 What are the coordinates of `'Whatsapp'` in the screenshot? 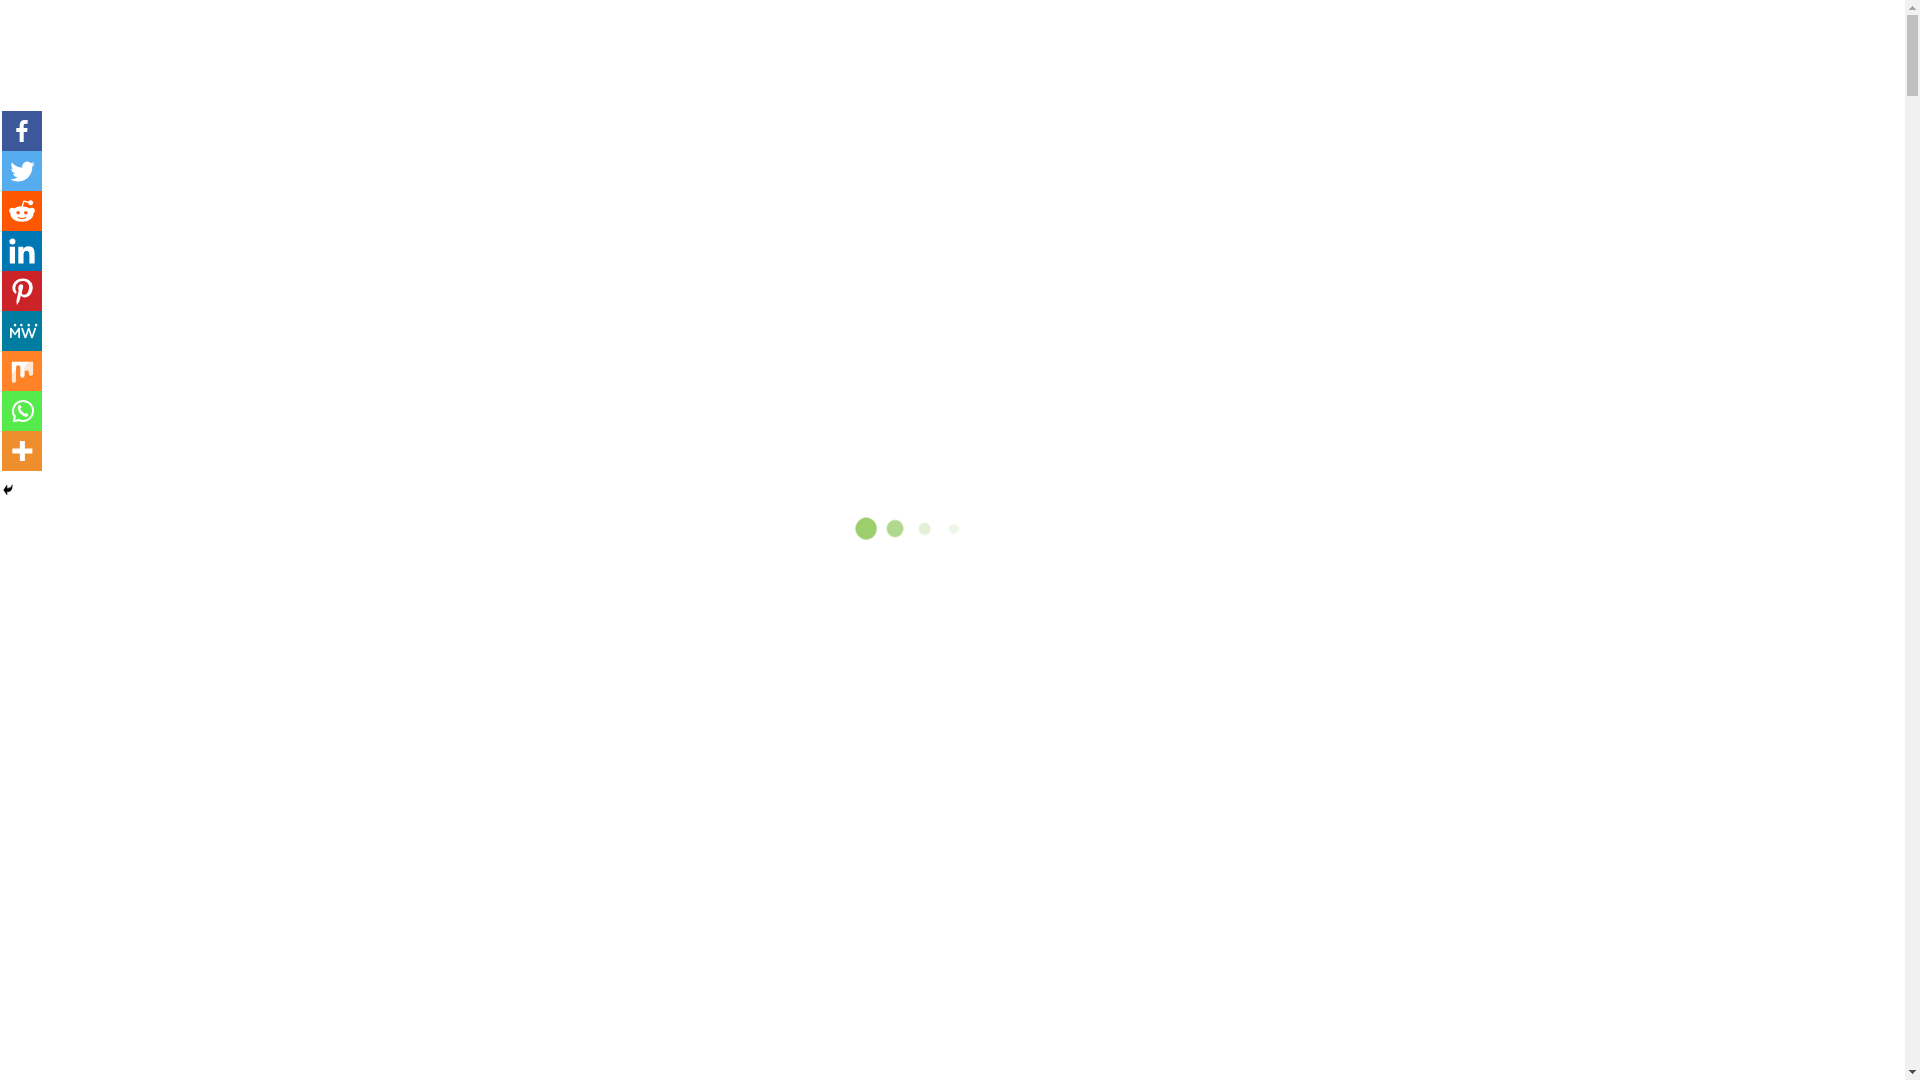 It's located at (22, 410).